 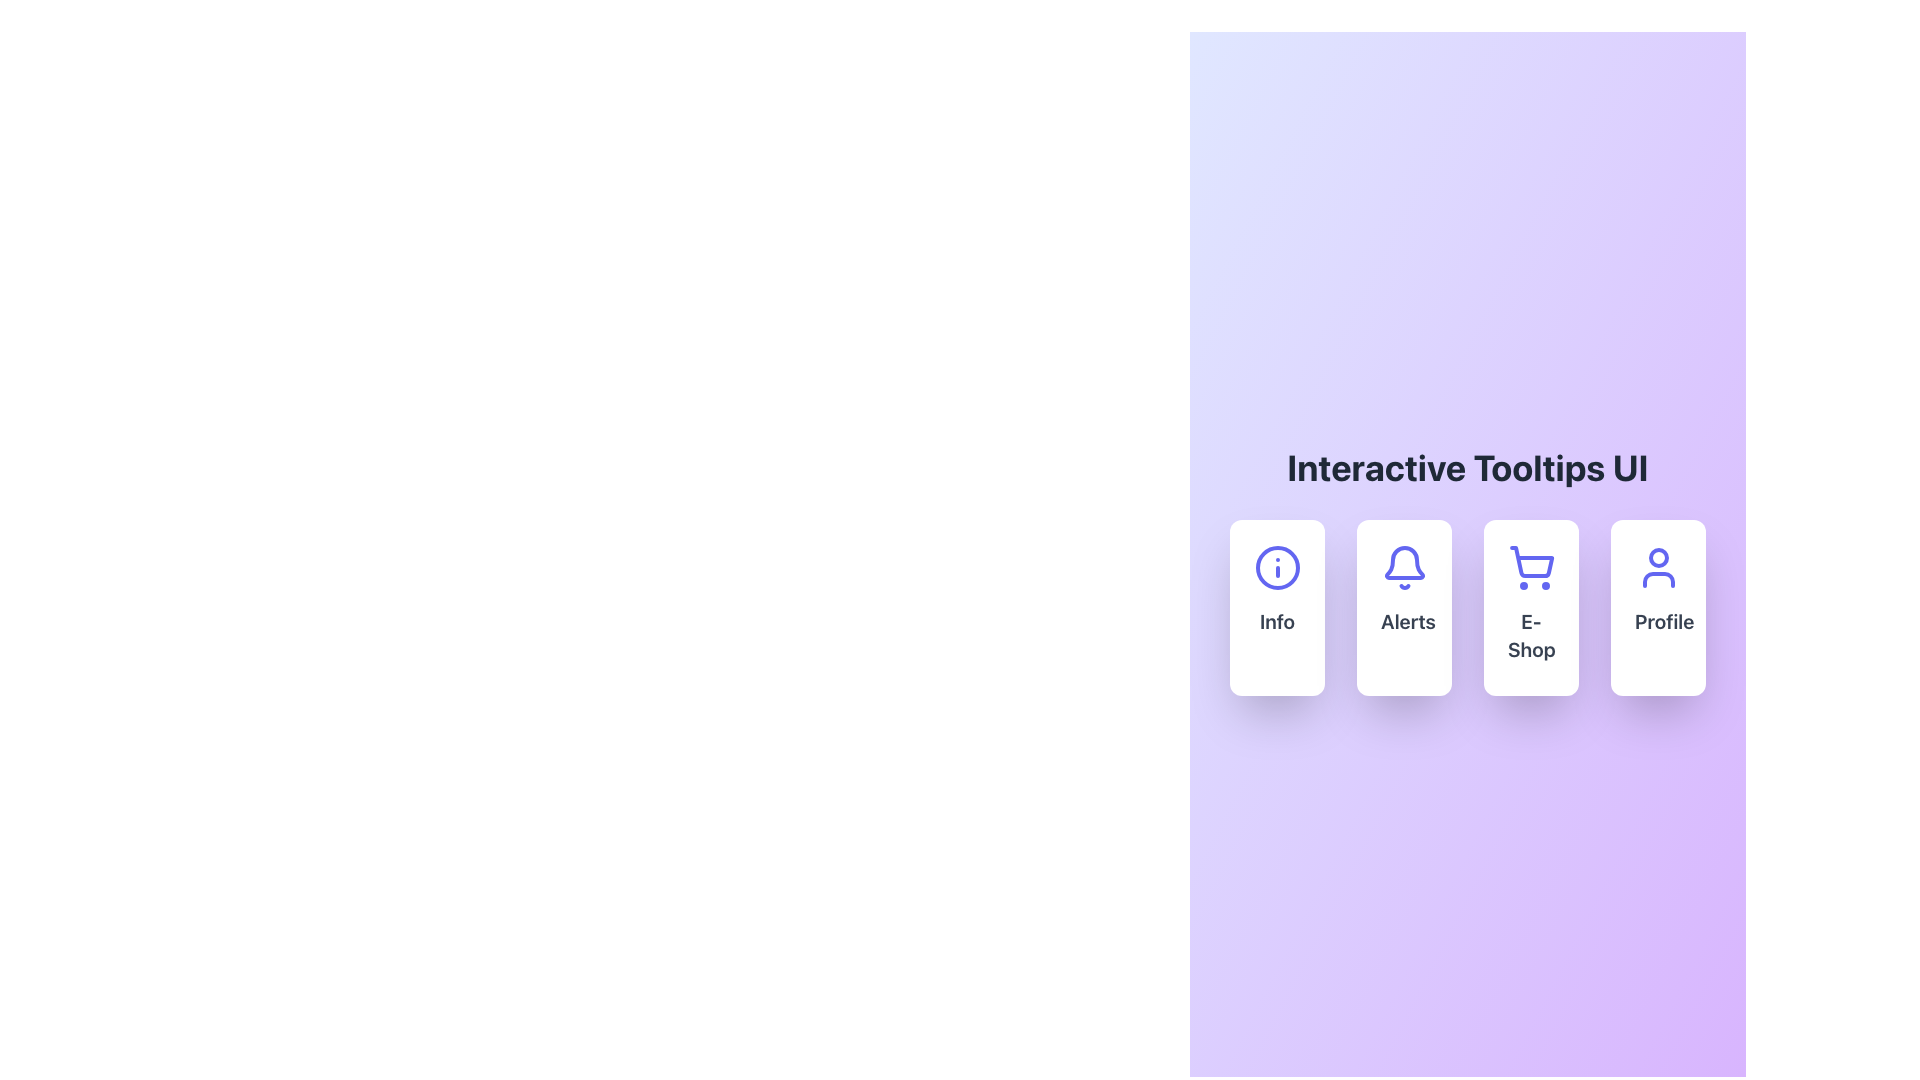 What do you see at coordinates (1658, 620) in the screenshot?
I see `the text label indicating user profile and settings, located in the fourth card from the left, which is adjacent to cards labeled 'Info', 'Alerts', and 'E-Shop'` at bounding box center [1658, 620].